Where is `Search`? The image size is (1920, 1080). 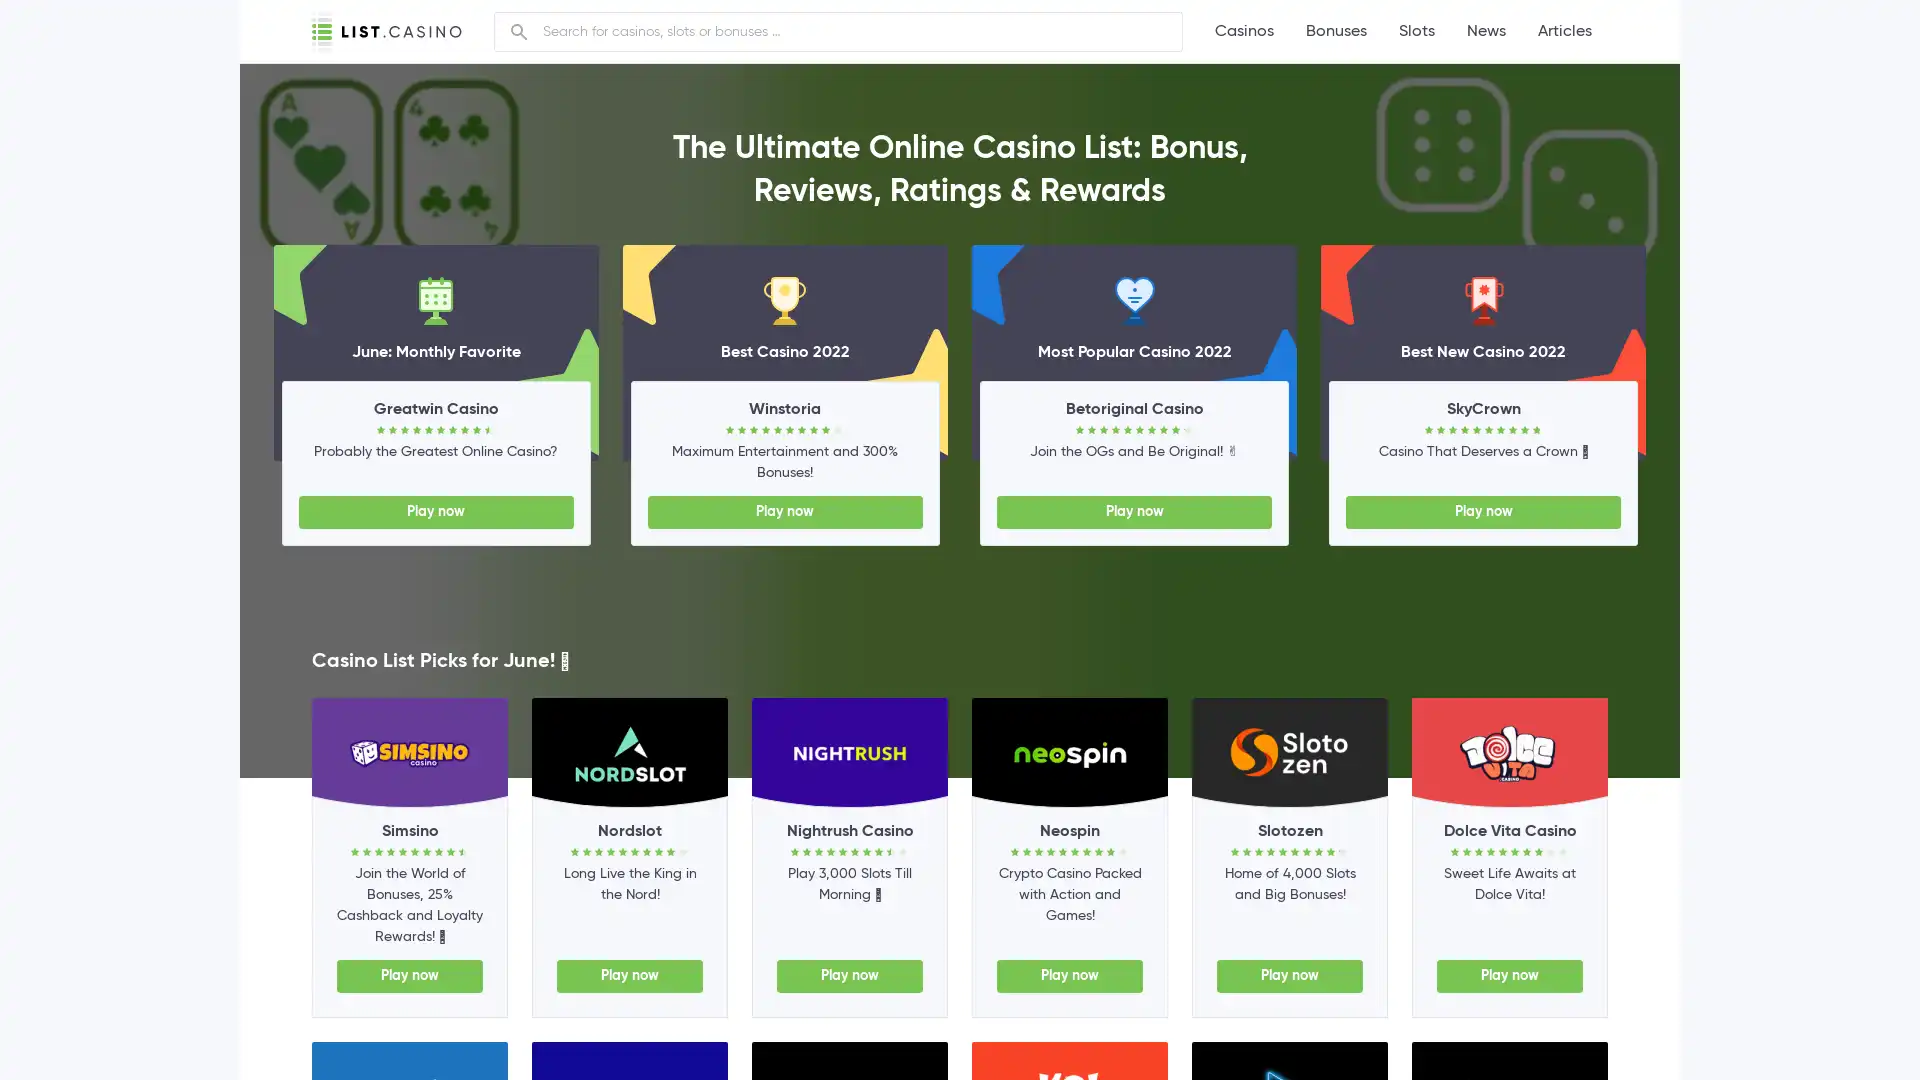
Search is located at coordinates (494, 51).